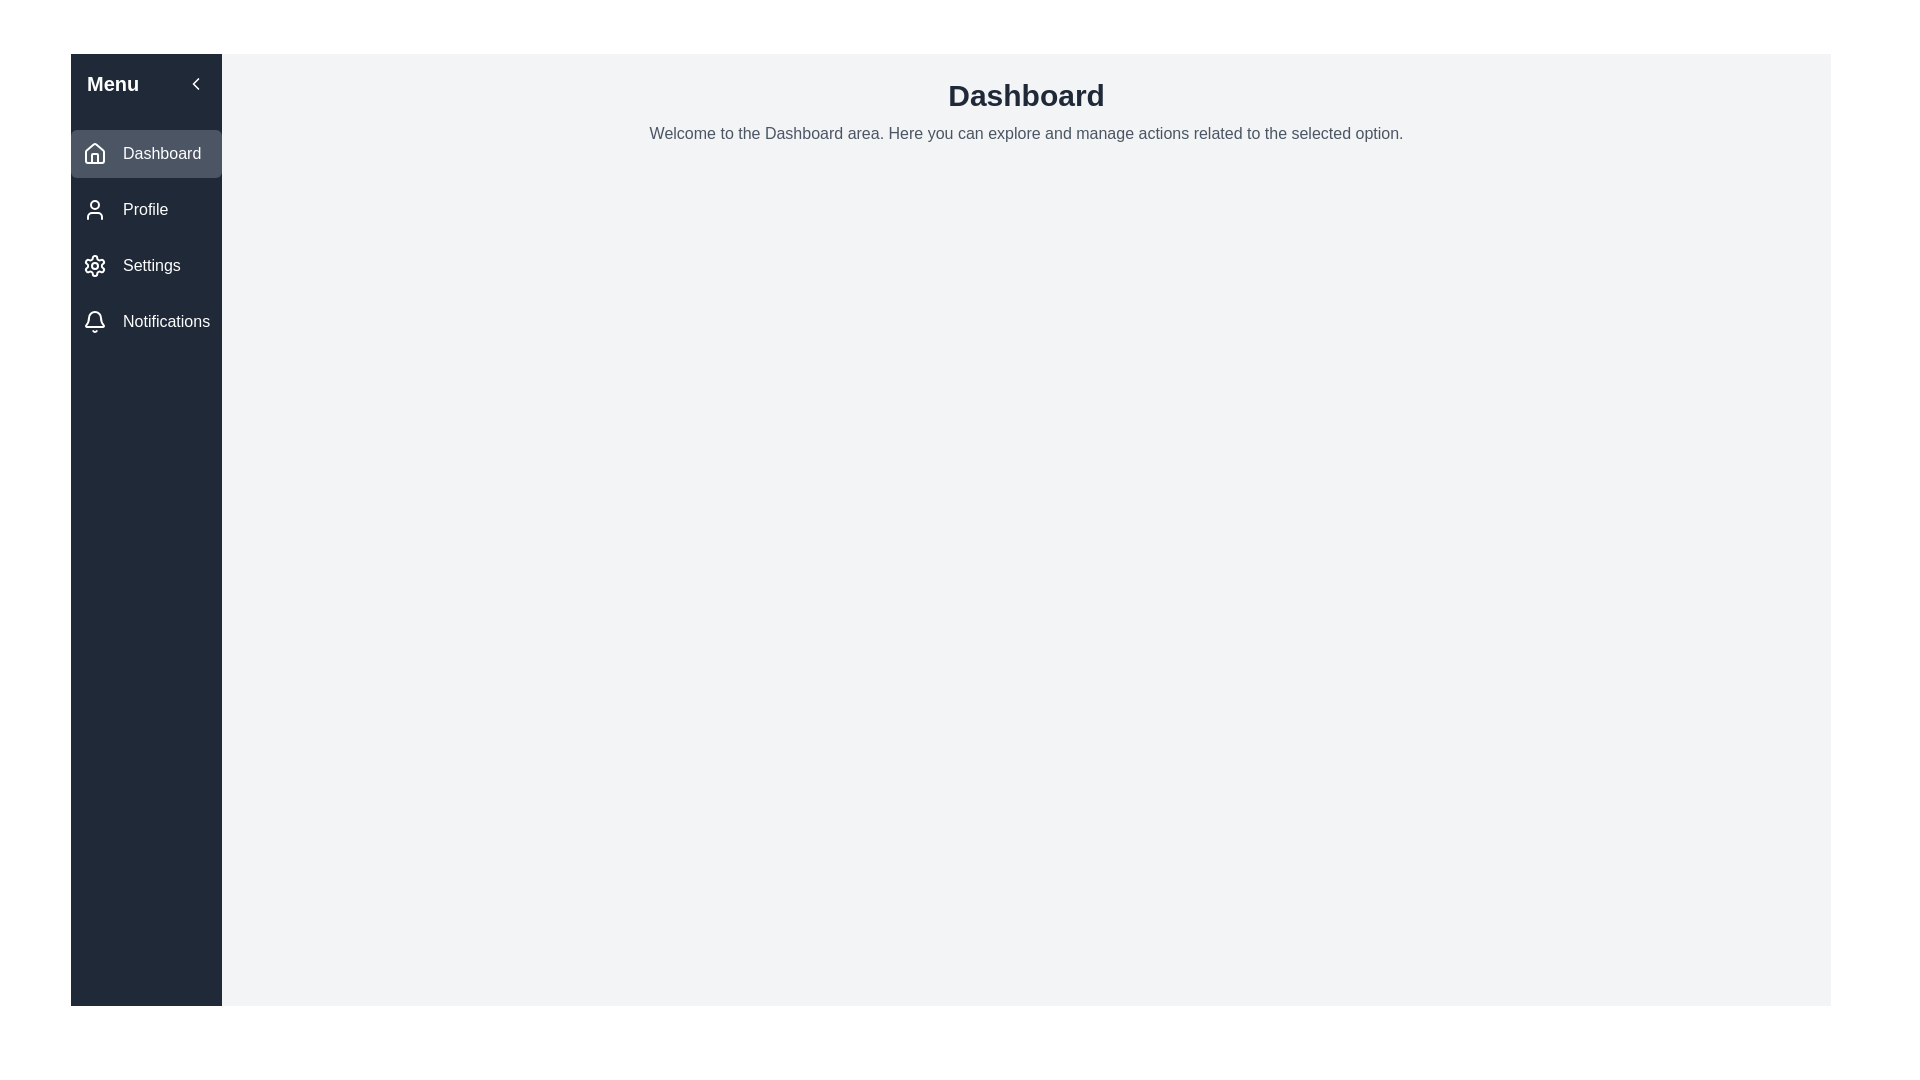 This screenshot has height=1080, width=1920. I want to click on the Profile icon in the left vertical navigation bar, which is positioned above the text 'Profile' and visually represents the Profile menu item, so click(94, 209).